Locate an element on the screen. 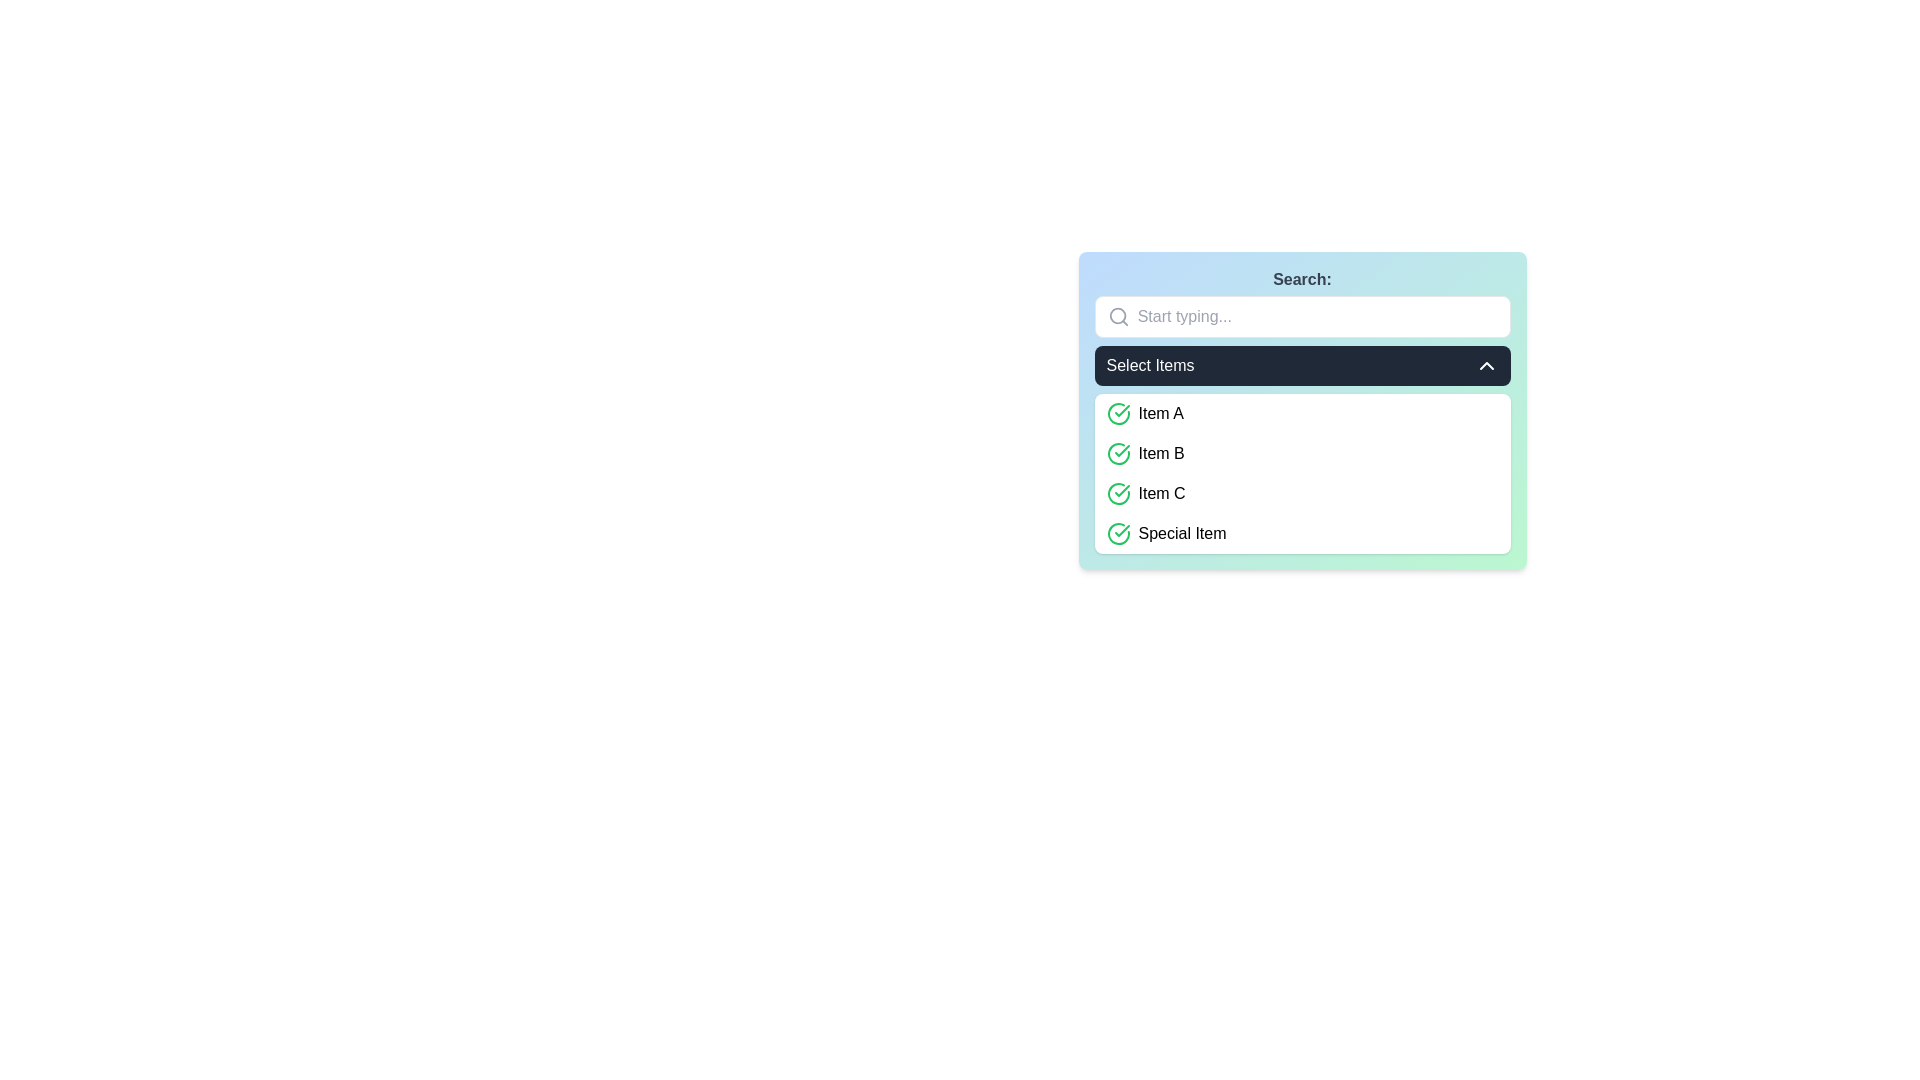 The image size is (1920, 1080). the main circle within the magnifying glass icon located on the far left side of the search field labeled 'Search' is located at coordinates (1116, 315).